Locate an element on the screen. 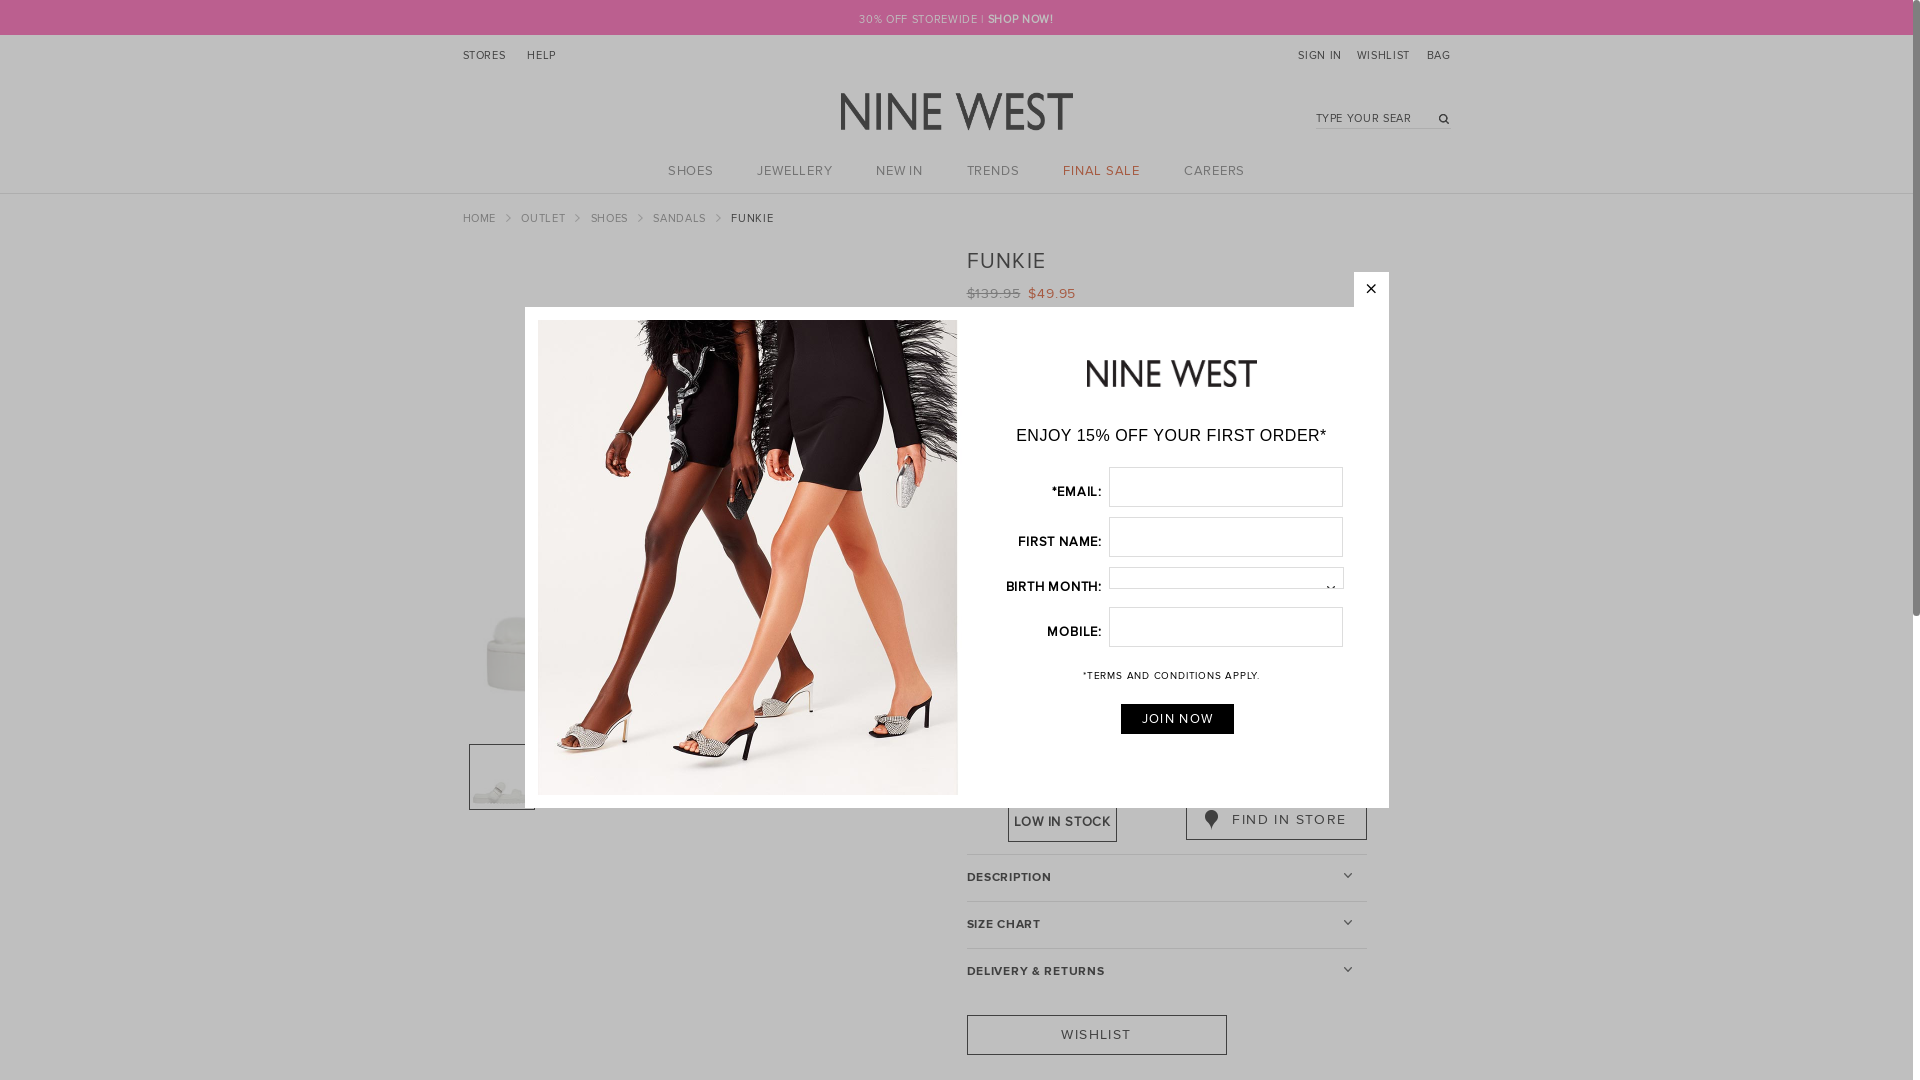 This screenshot has width=1920, height=1080. '9' is located at coordinates (1111, 524).